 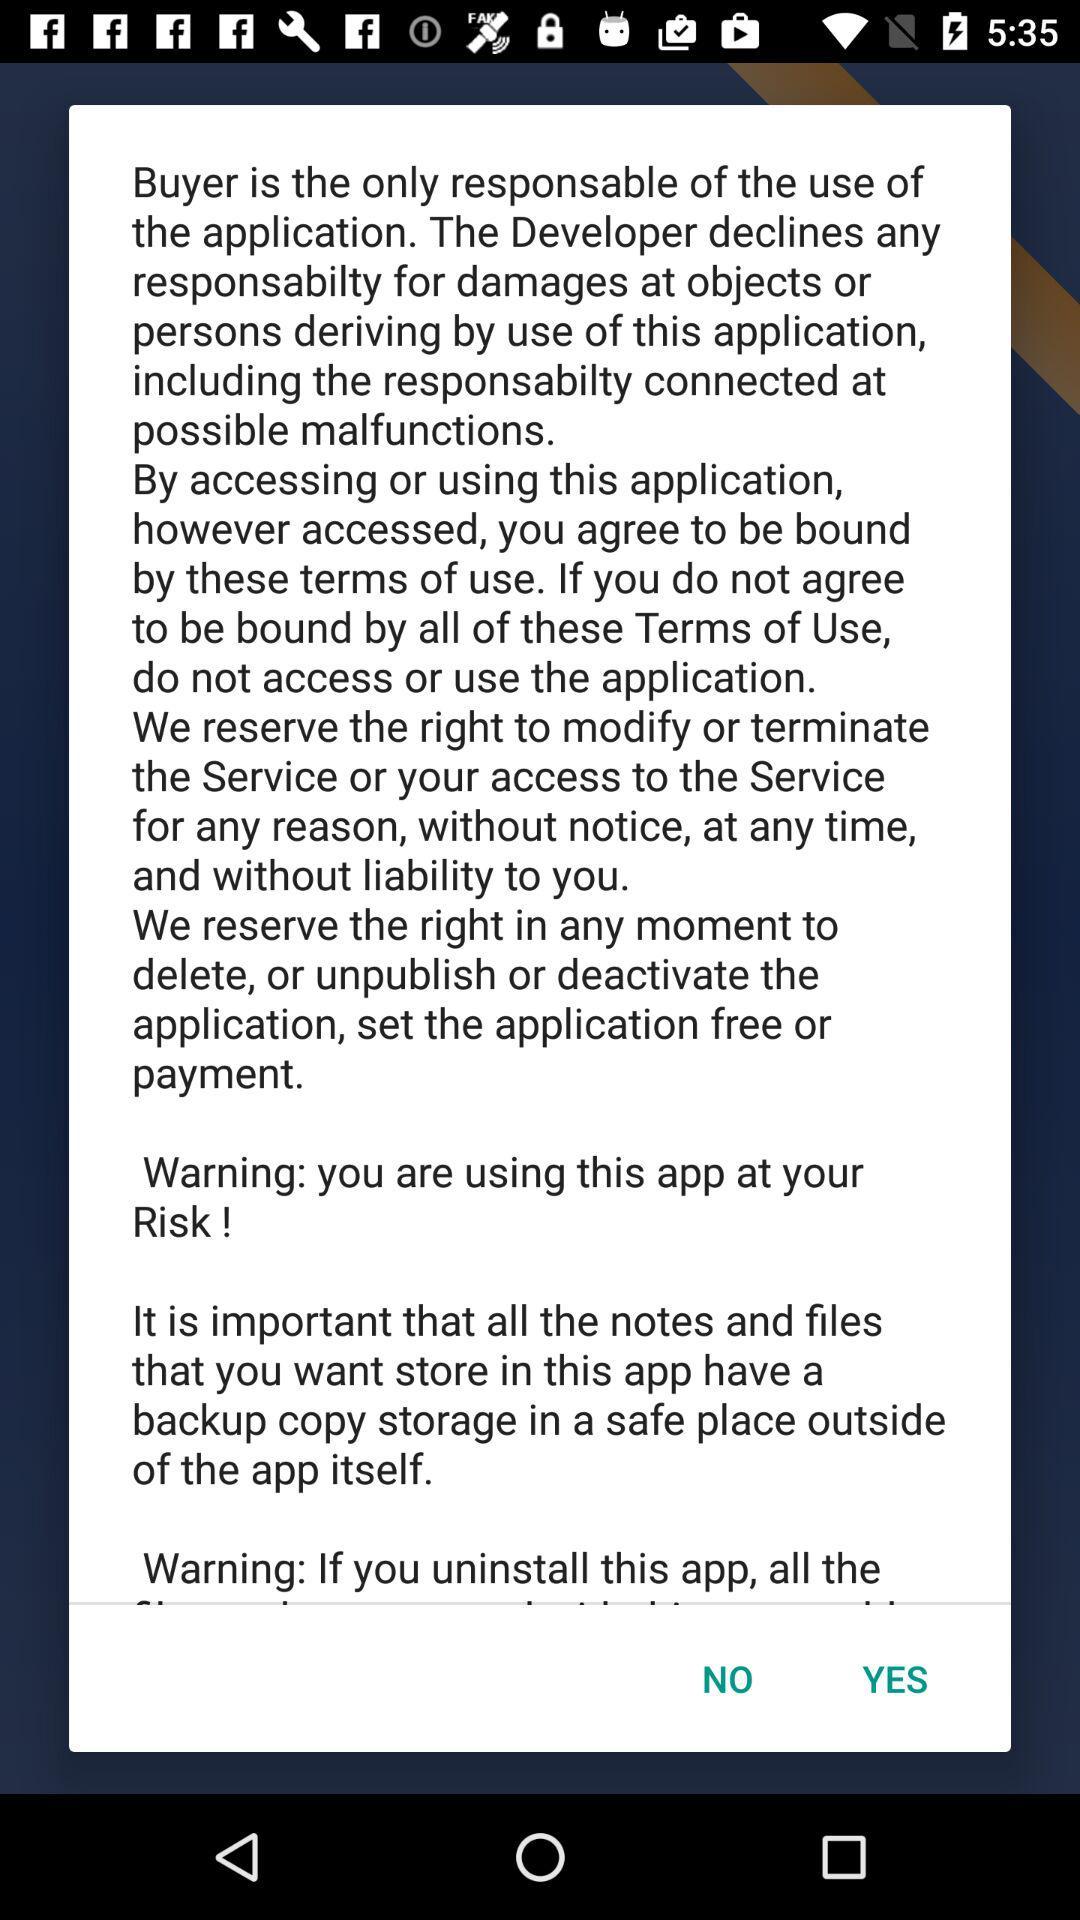 I want to click on yes button, so click(x=894, y=1678).